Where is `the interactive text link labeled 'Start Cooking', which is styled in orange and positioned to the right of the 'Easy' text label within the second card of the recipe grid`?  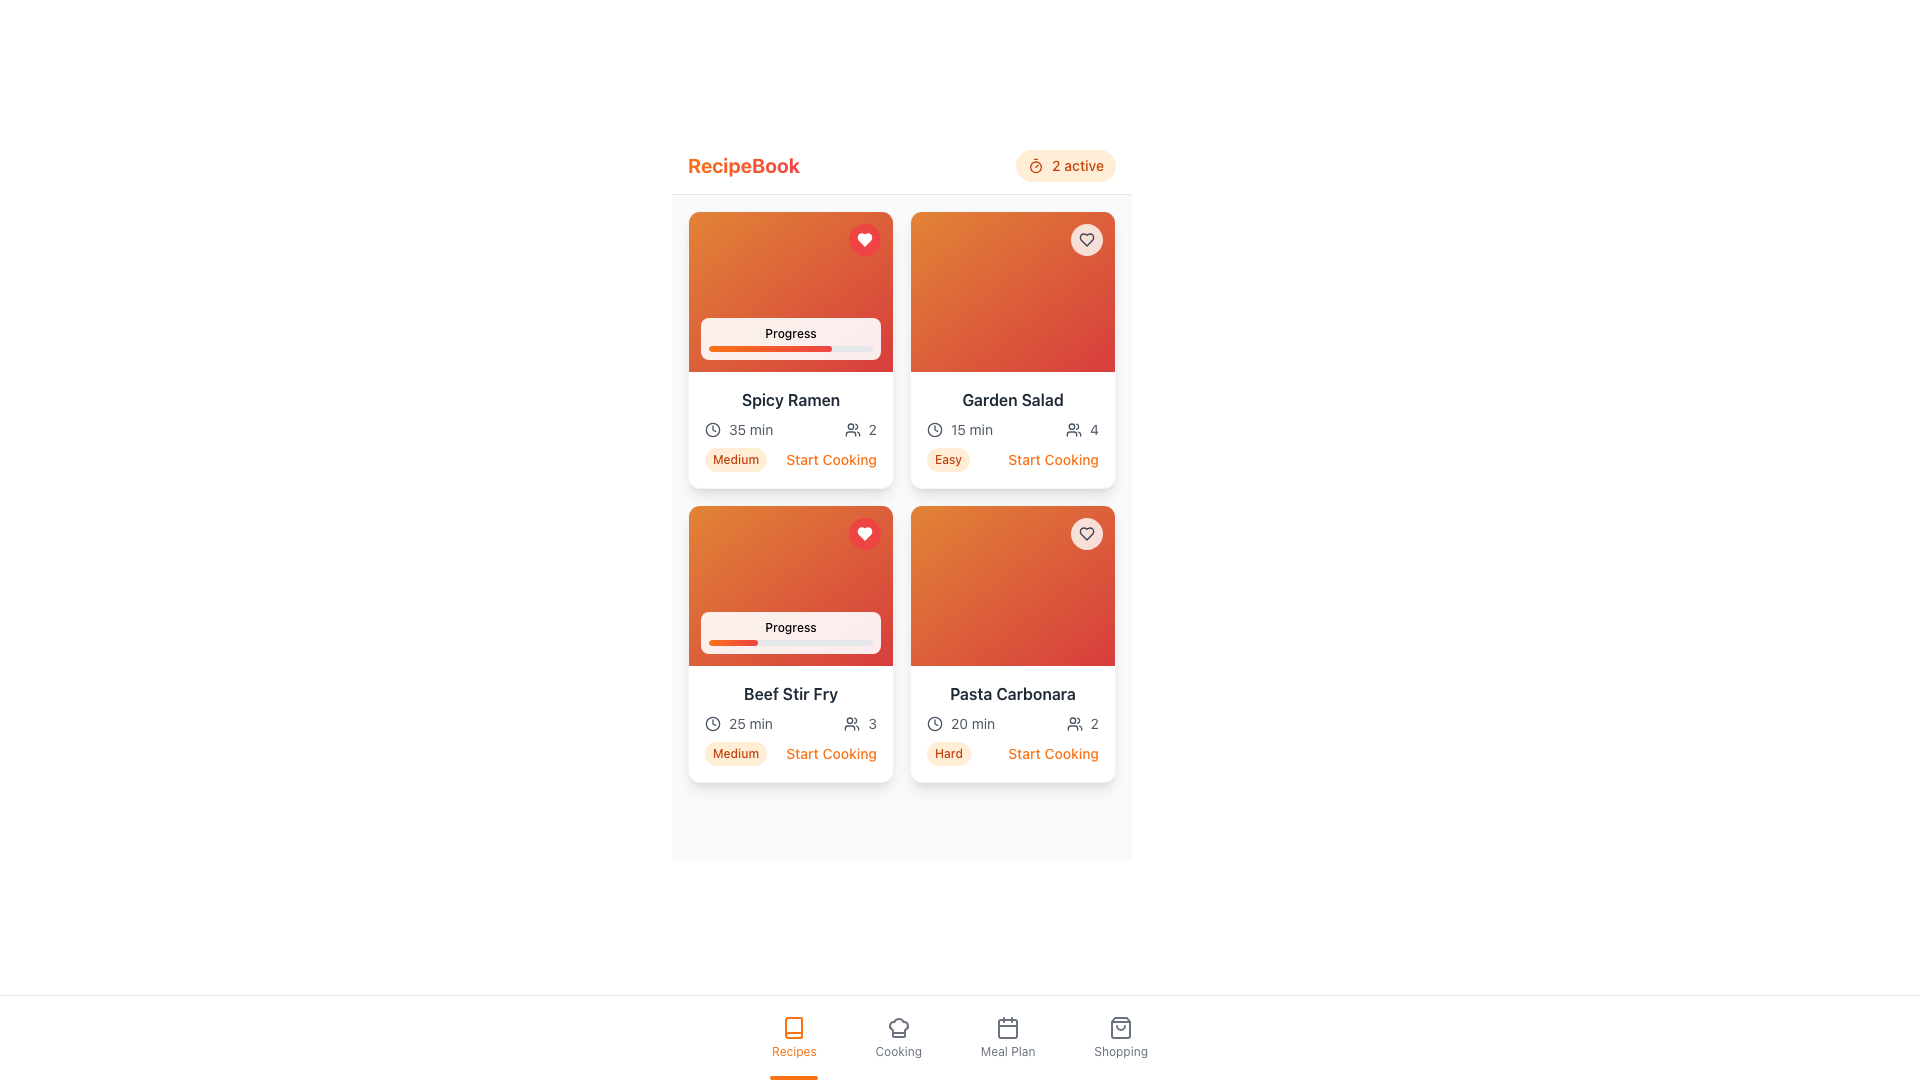
the interactive text link labeled 'Start Cooking', which is styled in orange and positioned to the right of the 'Easy' text label within the second card of the recipe grid is located at coordinates (1052, 459).